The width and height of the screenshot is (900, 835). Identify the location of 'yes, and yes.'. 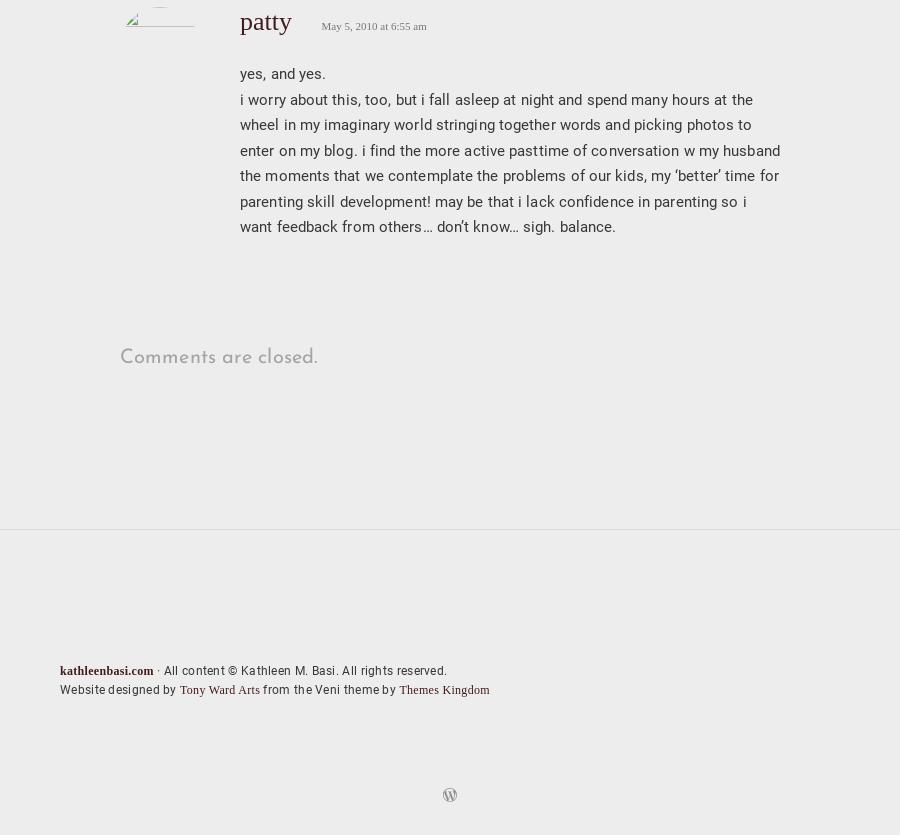
(281, 73).